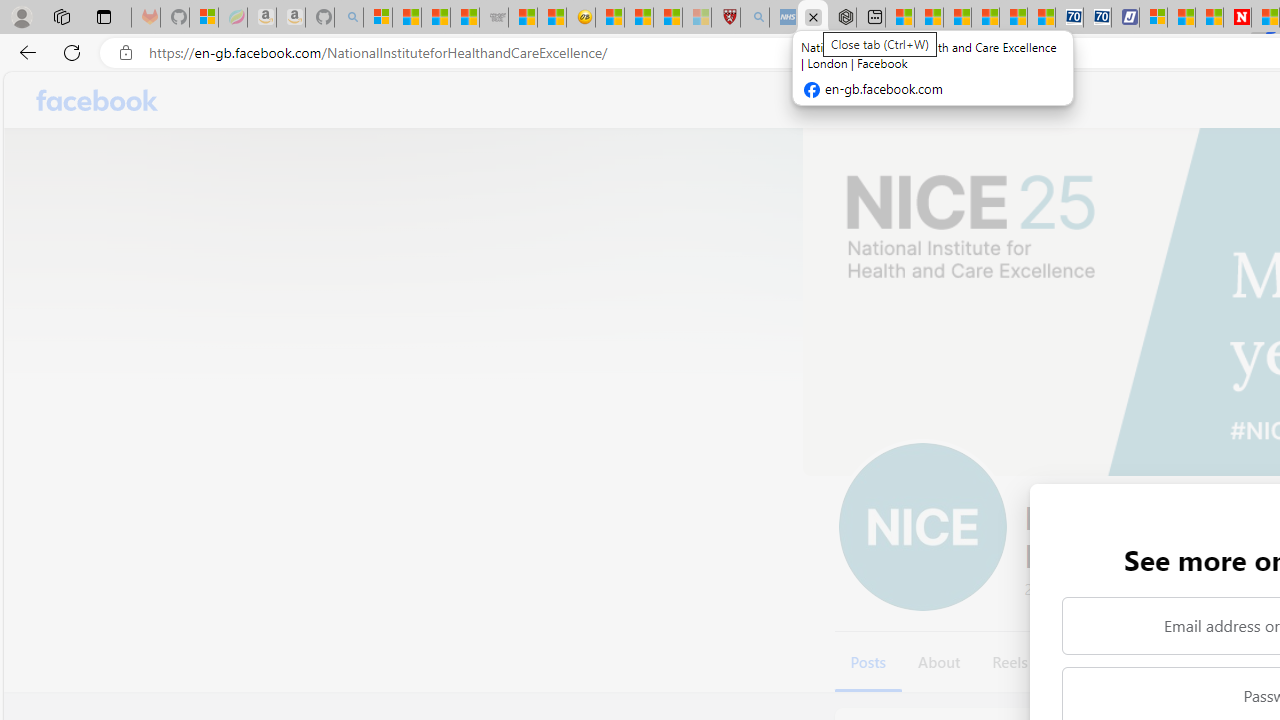 The image size is (1280, 720). I want to click on 'Cheap Car Rentals - Save70.com', so click(1068, 17).